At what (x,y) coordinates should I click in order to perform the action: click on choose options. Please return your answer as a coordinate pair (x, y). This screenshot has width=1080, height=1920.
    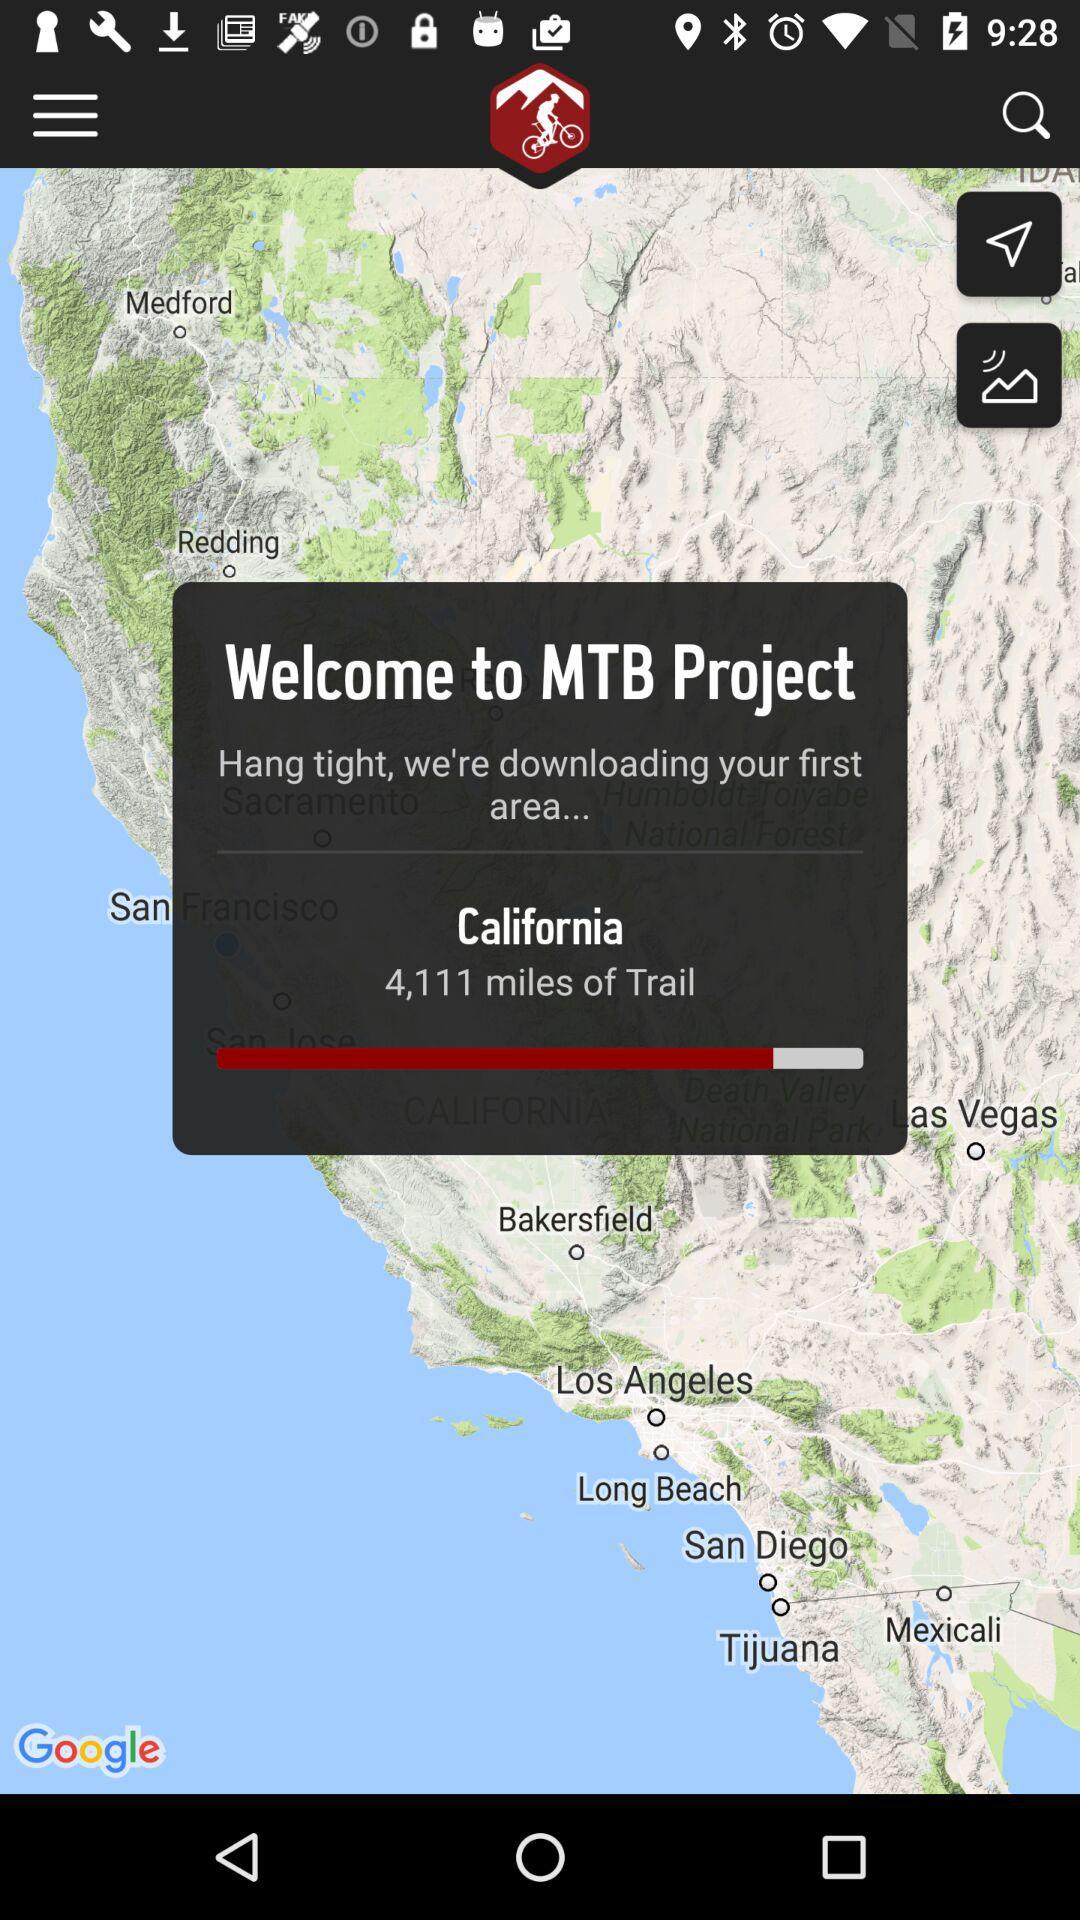
    Looking at the image, I should click on (64, 114).